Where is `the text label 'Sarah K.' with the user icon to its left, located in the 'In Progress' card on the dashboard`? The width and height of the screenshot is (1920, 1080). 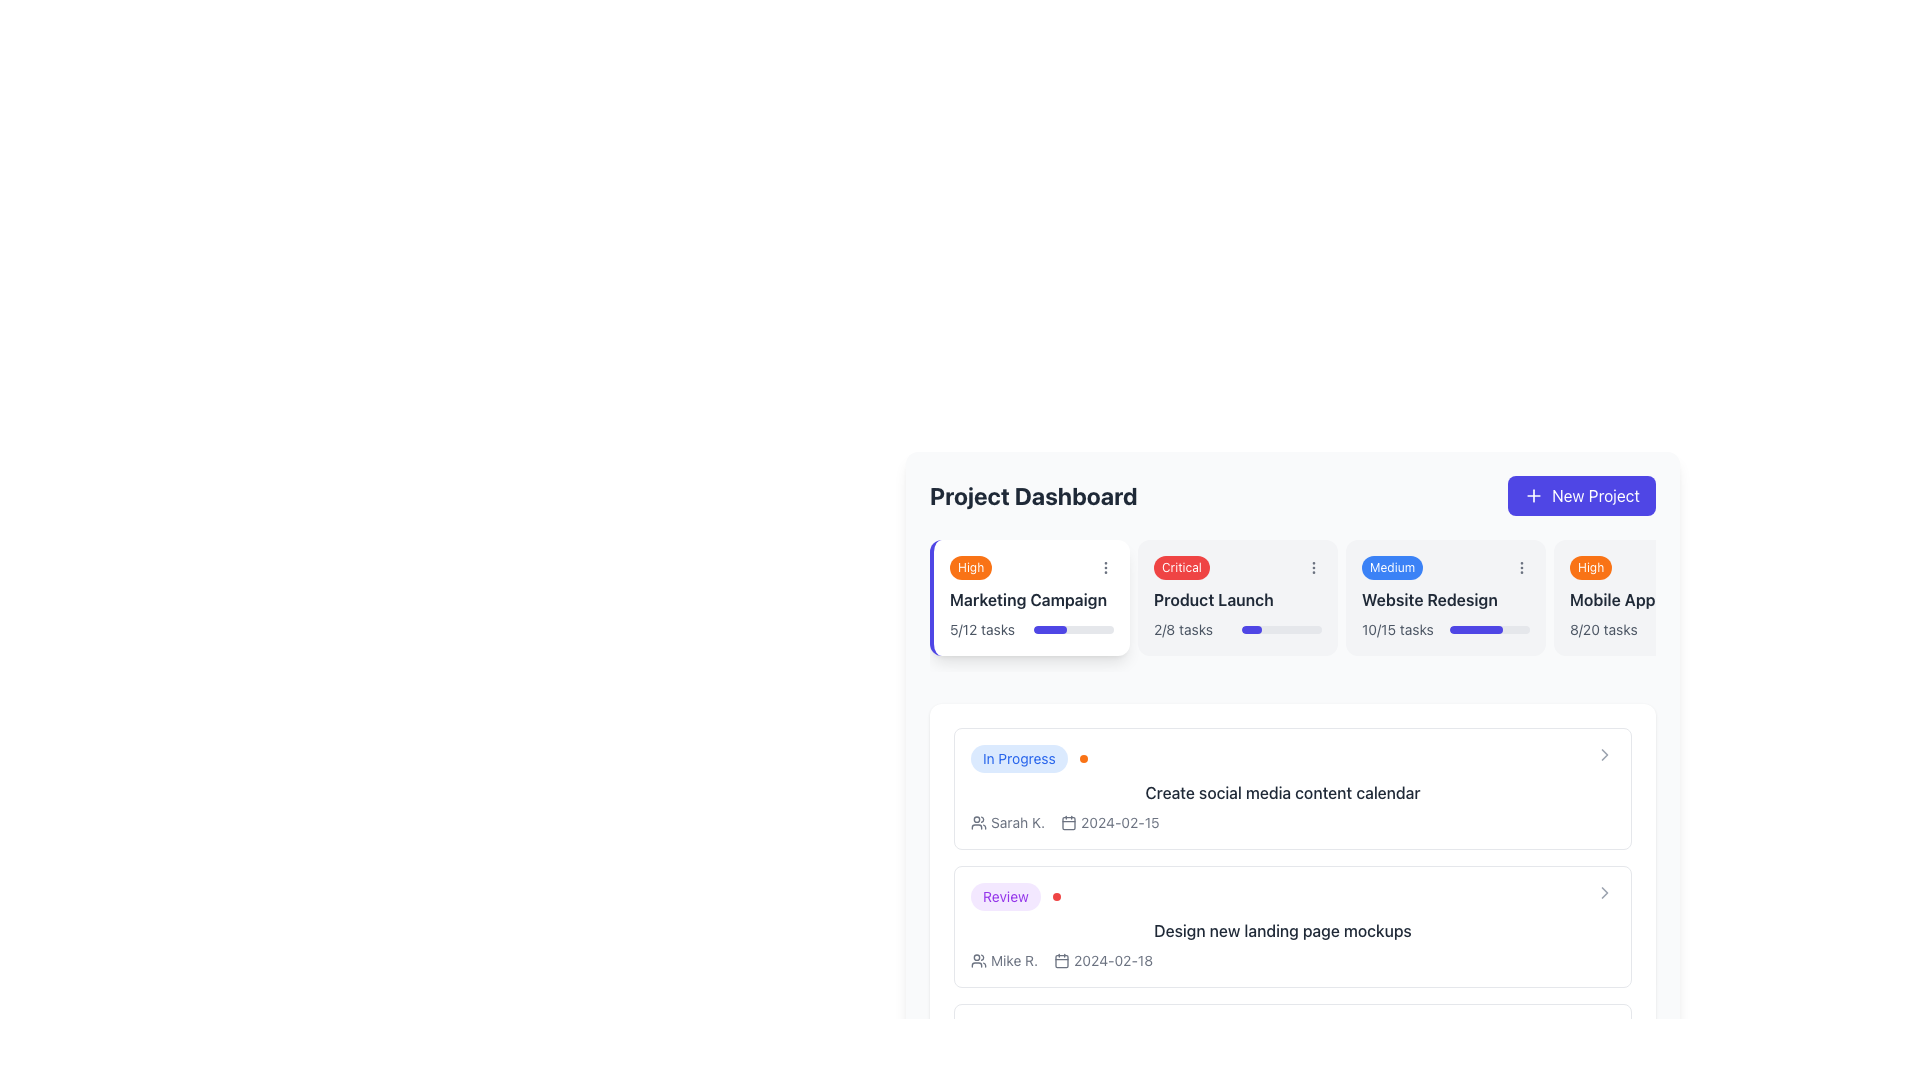
the text label 'Sarah K.' with the user icon to its left, located in the 'In Progress' card on the dashboard is located at coordinates (1008, 822).